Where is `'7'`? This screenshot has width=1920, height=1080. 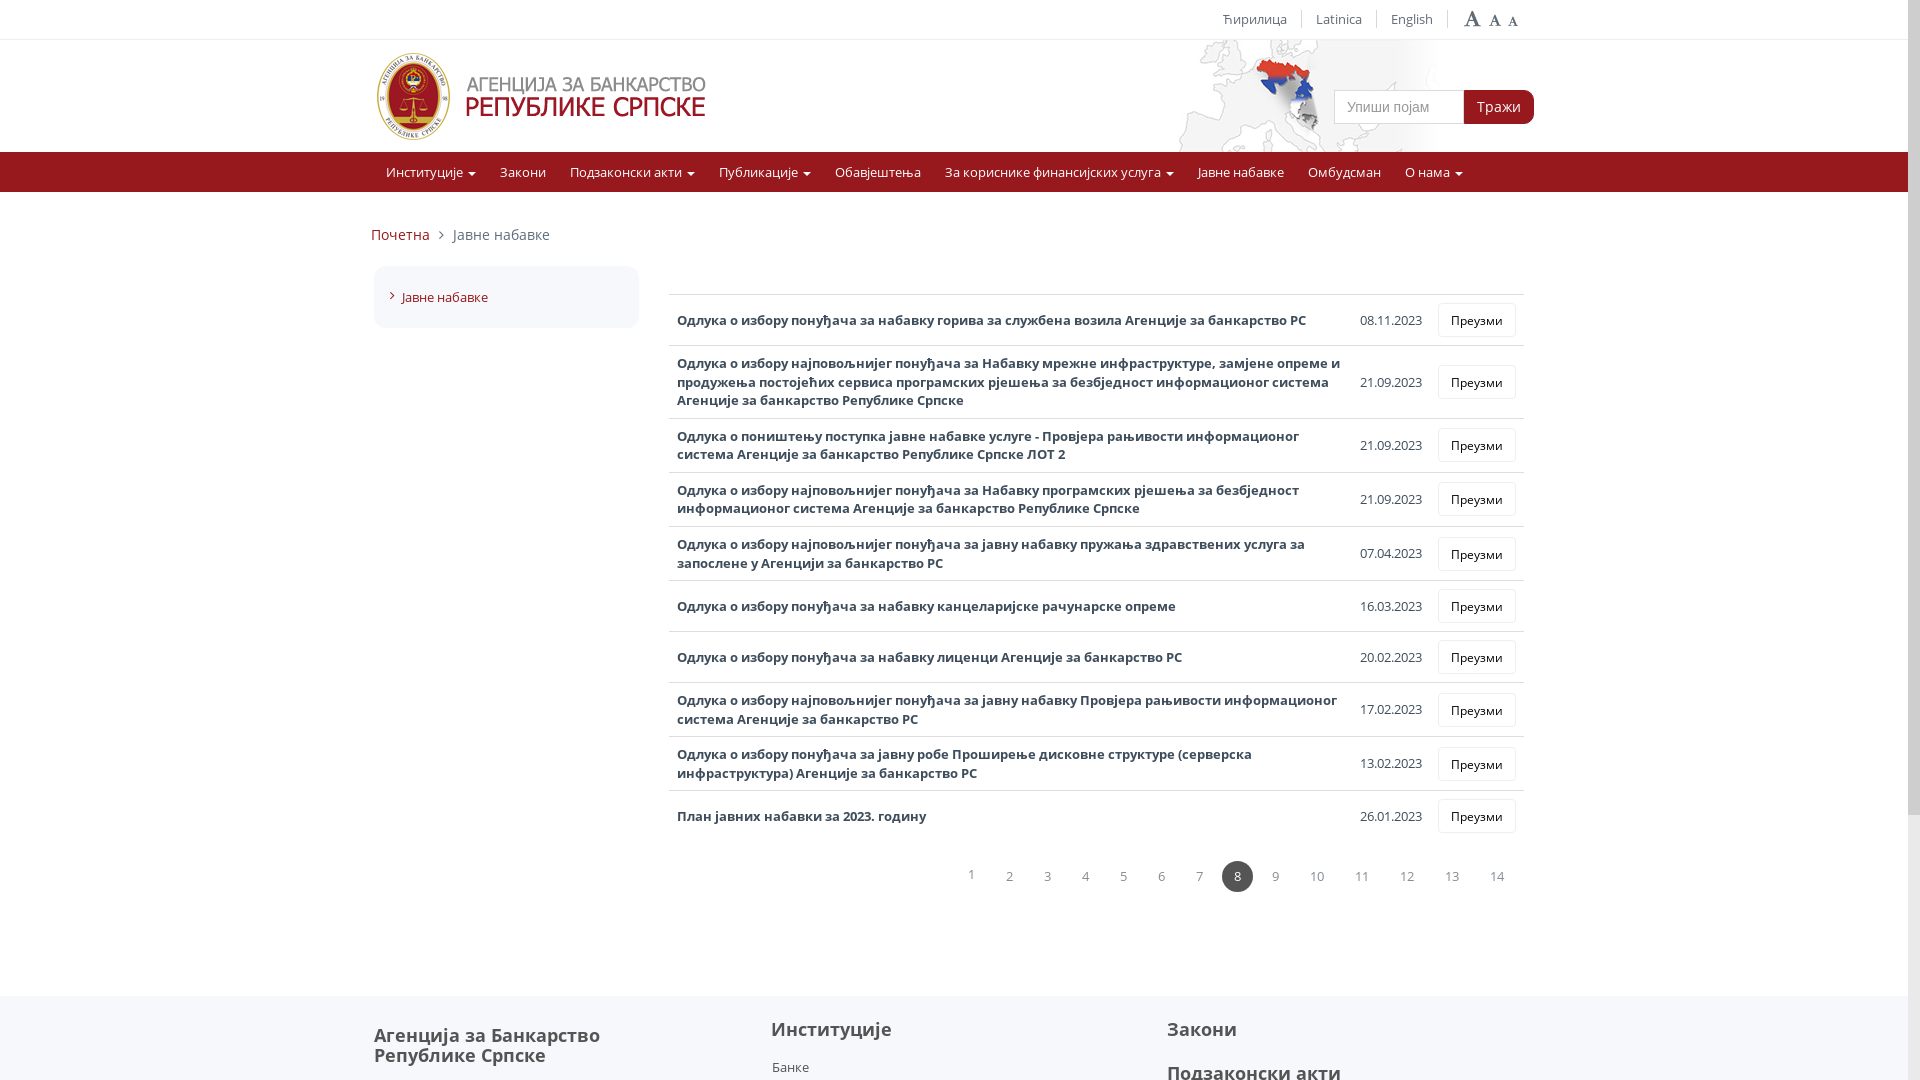
'7' is located at coordinates (1199, 875).